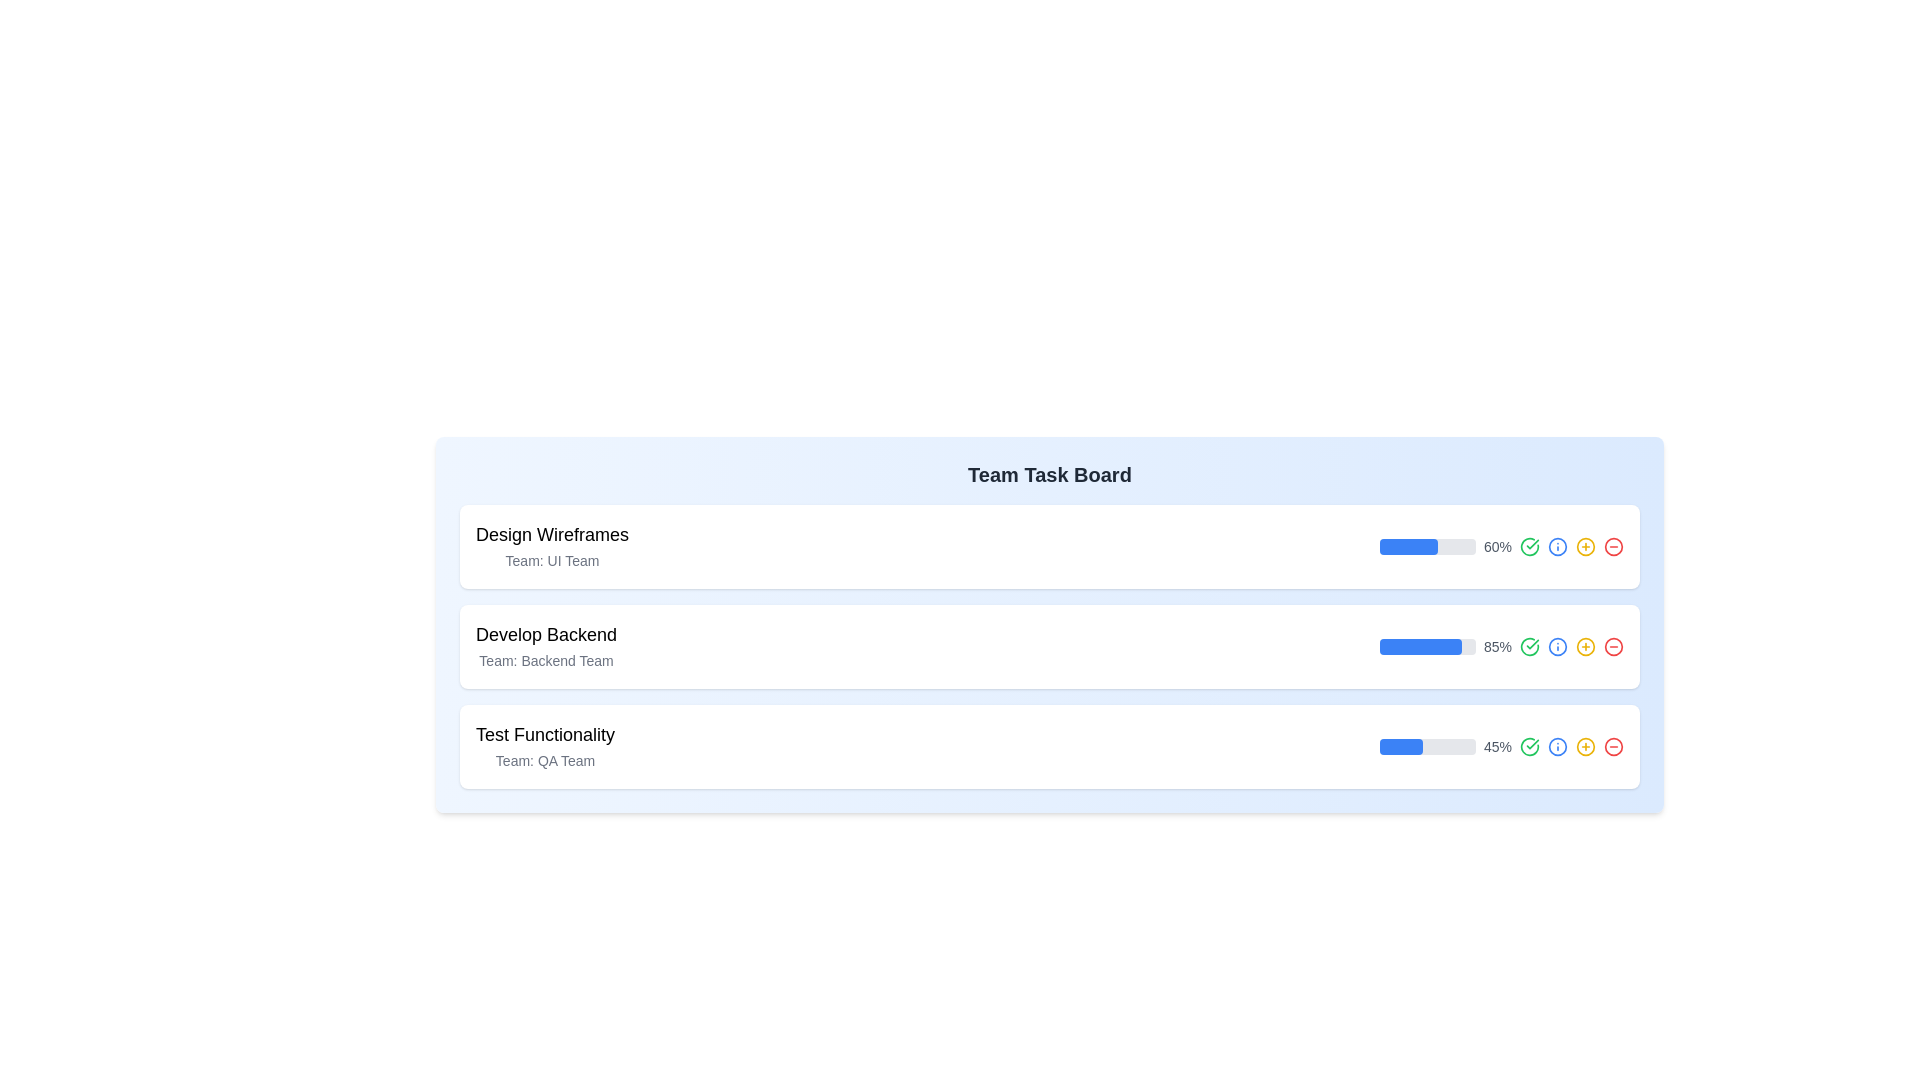 The height and width of the screenshot is (1080, 1920). What do you see at coordinates (1529, 647) in the screenshot?
I see `the green checkmark icon button located to the right of the percentage indicator '85%'` at bounding box center [1529, 647].